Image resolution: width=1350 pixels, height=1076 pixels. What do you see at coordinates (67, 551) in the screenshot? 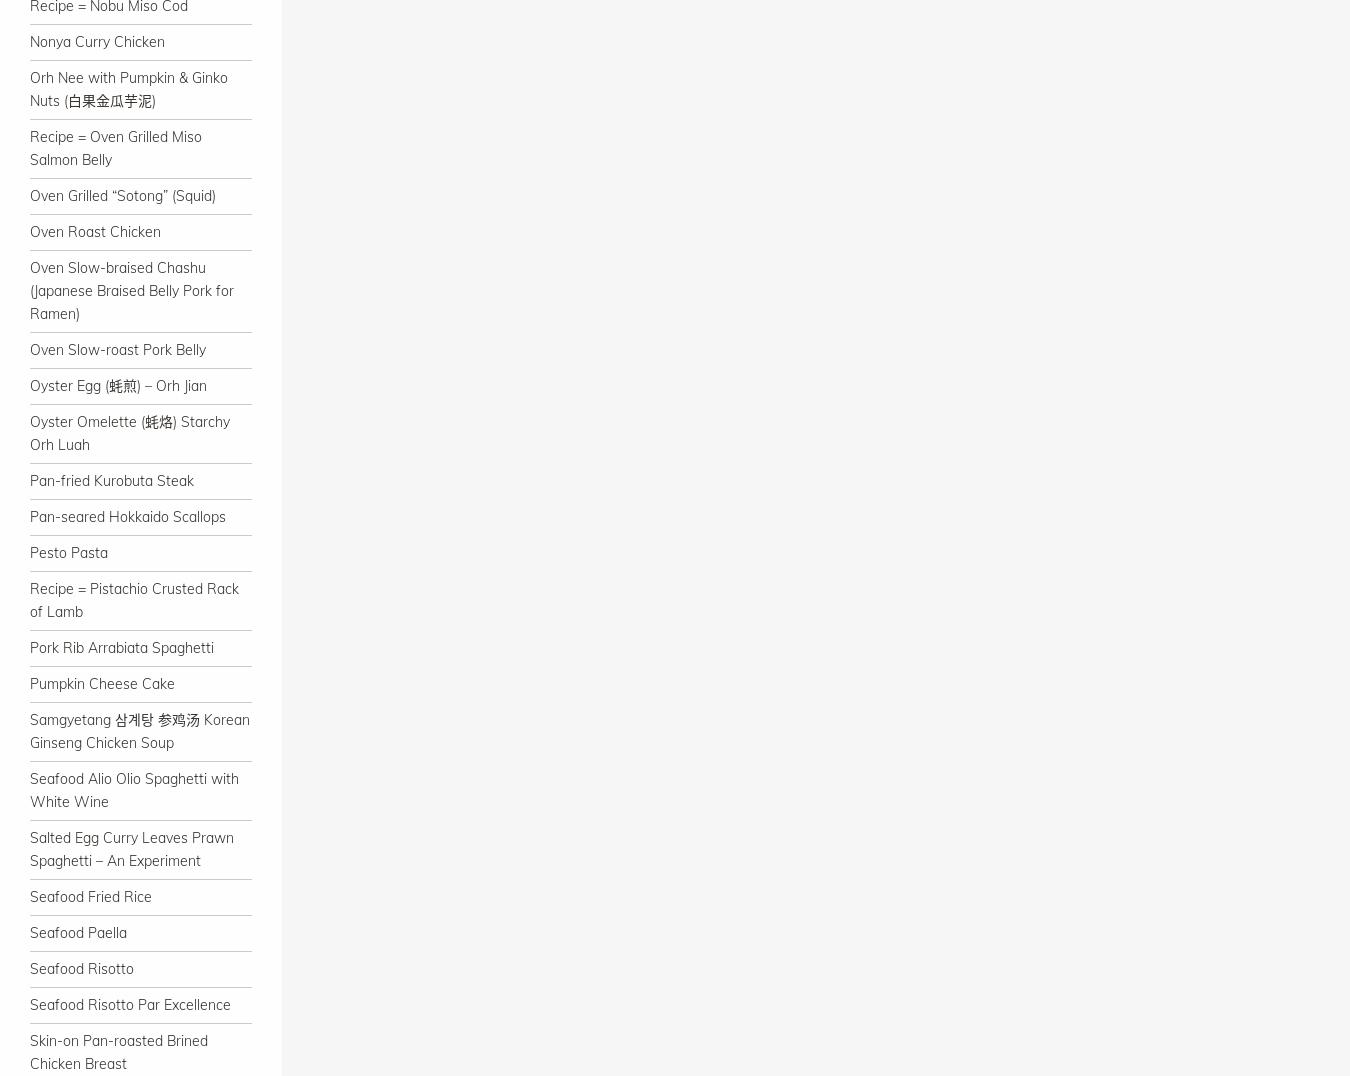
I see `'Pesto Pasta'` at bounding box center [67, 551].